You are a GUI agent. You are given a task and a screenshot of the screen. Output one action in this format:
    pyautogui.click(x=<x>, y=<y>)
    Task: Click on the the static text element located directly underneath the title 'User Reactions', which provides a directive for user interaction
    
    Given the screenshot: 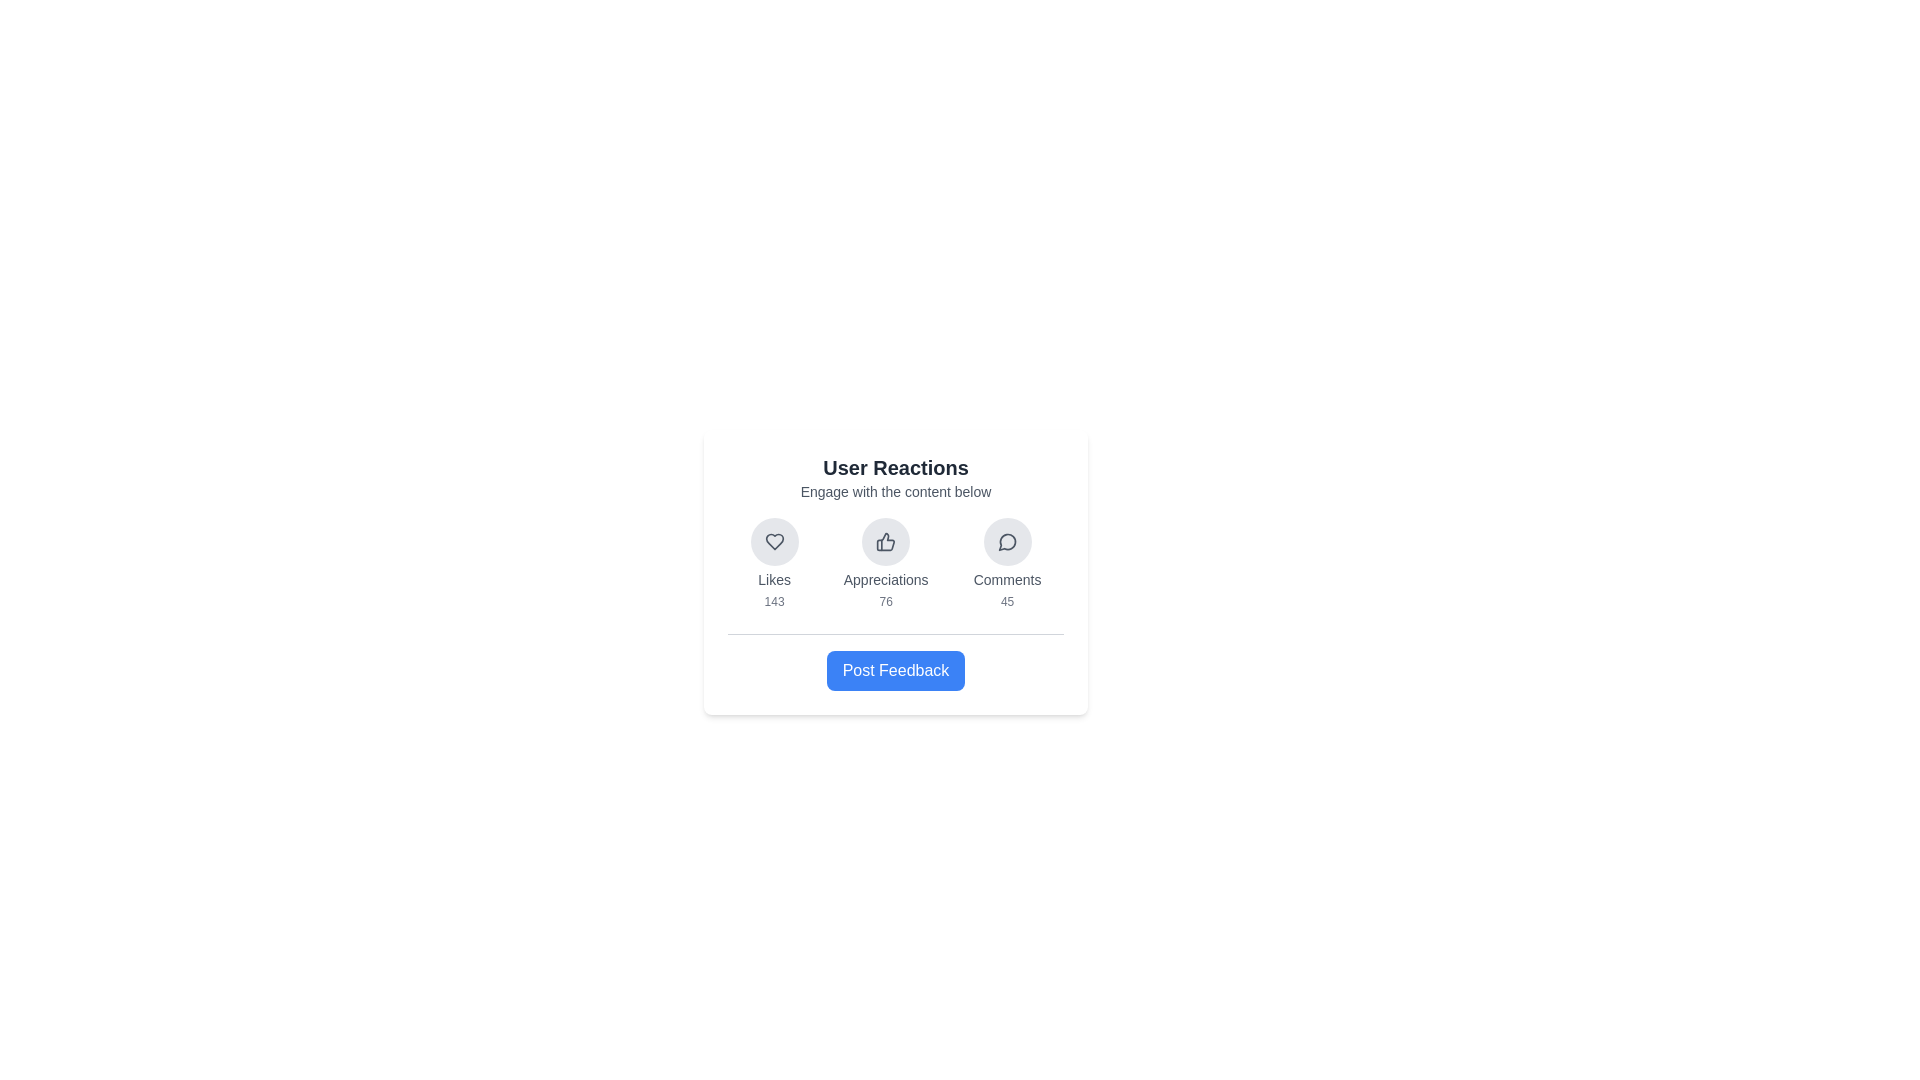 What is the action you would take?
    pyautogui.click(x=895, y=492)
    